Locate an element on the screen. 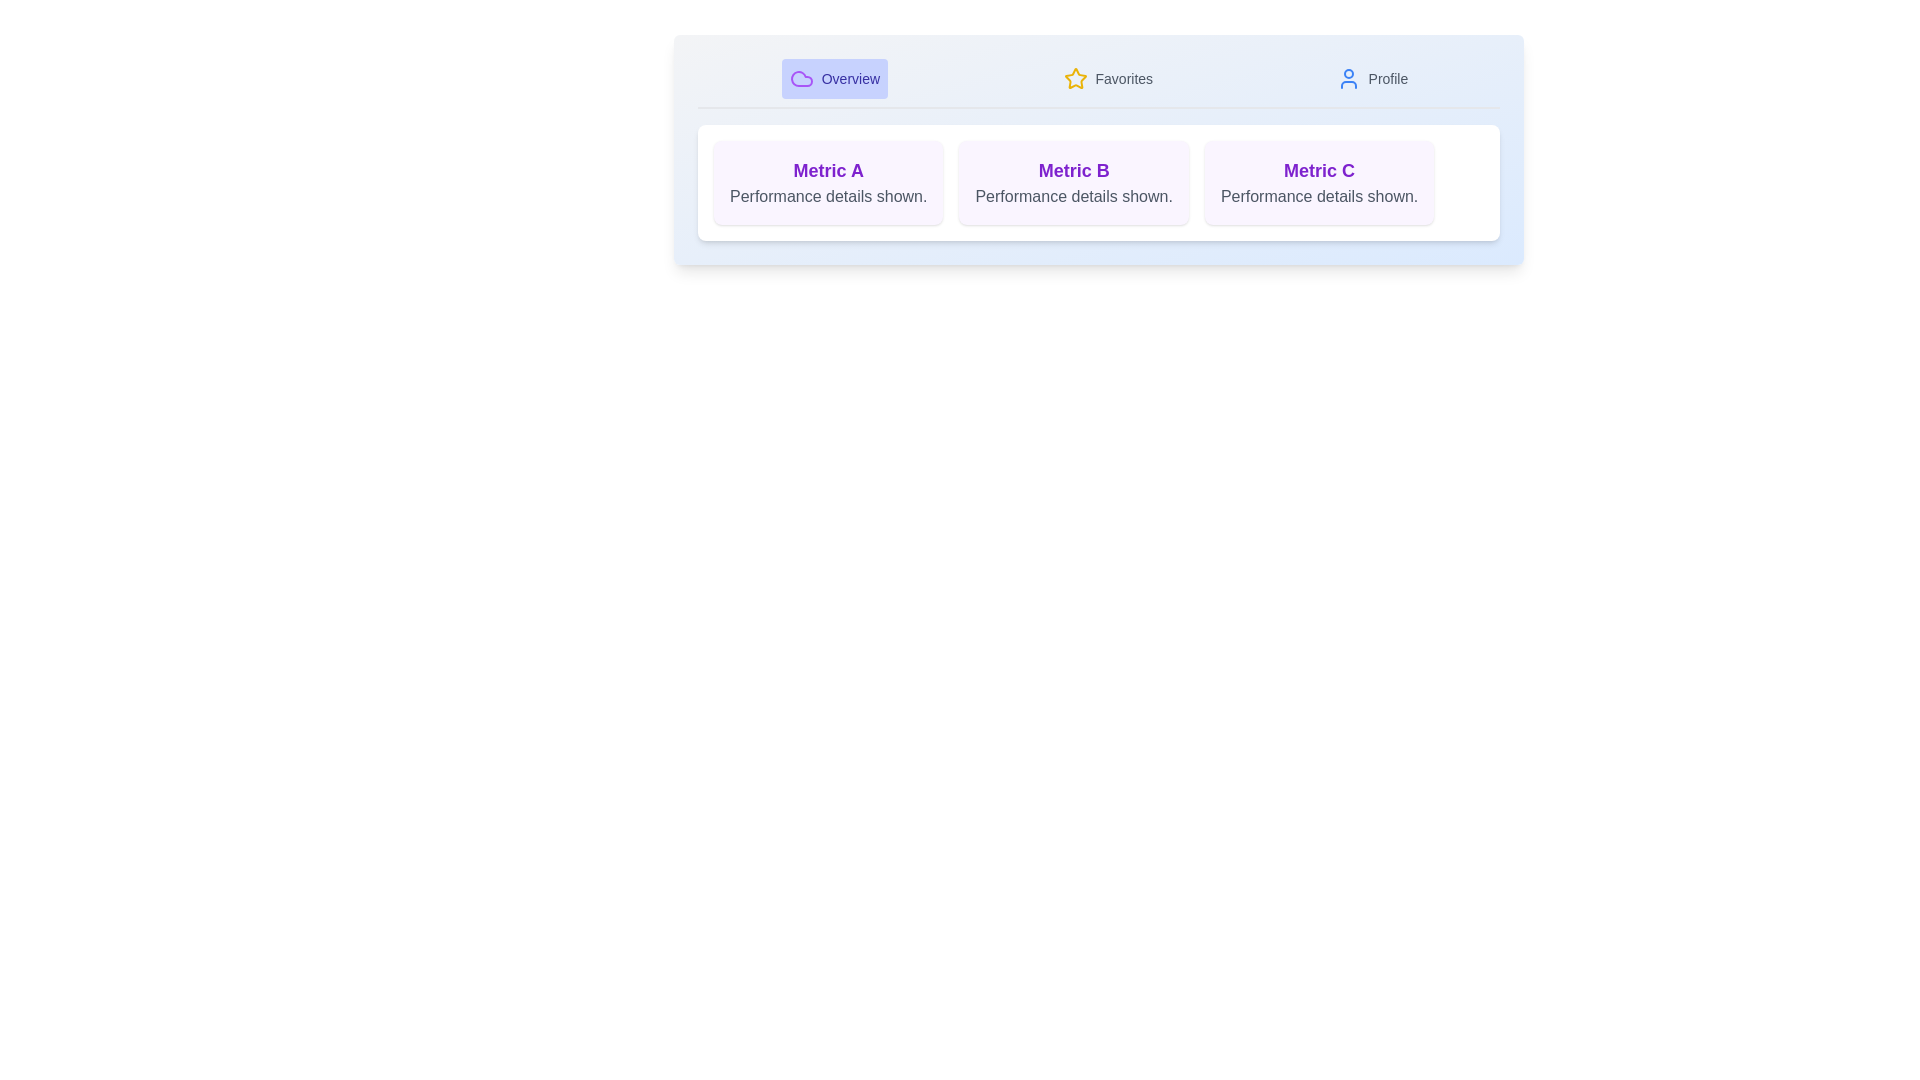  the tab labeled Overview by clicking on its corresponding label is located at coordinates (834, 77).